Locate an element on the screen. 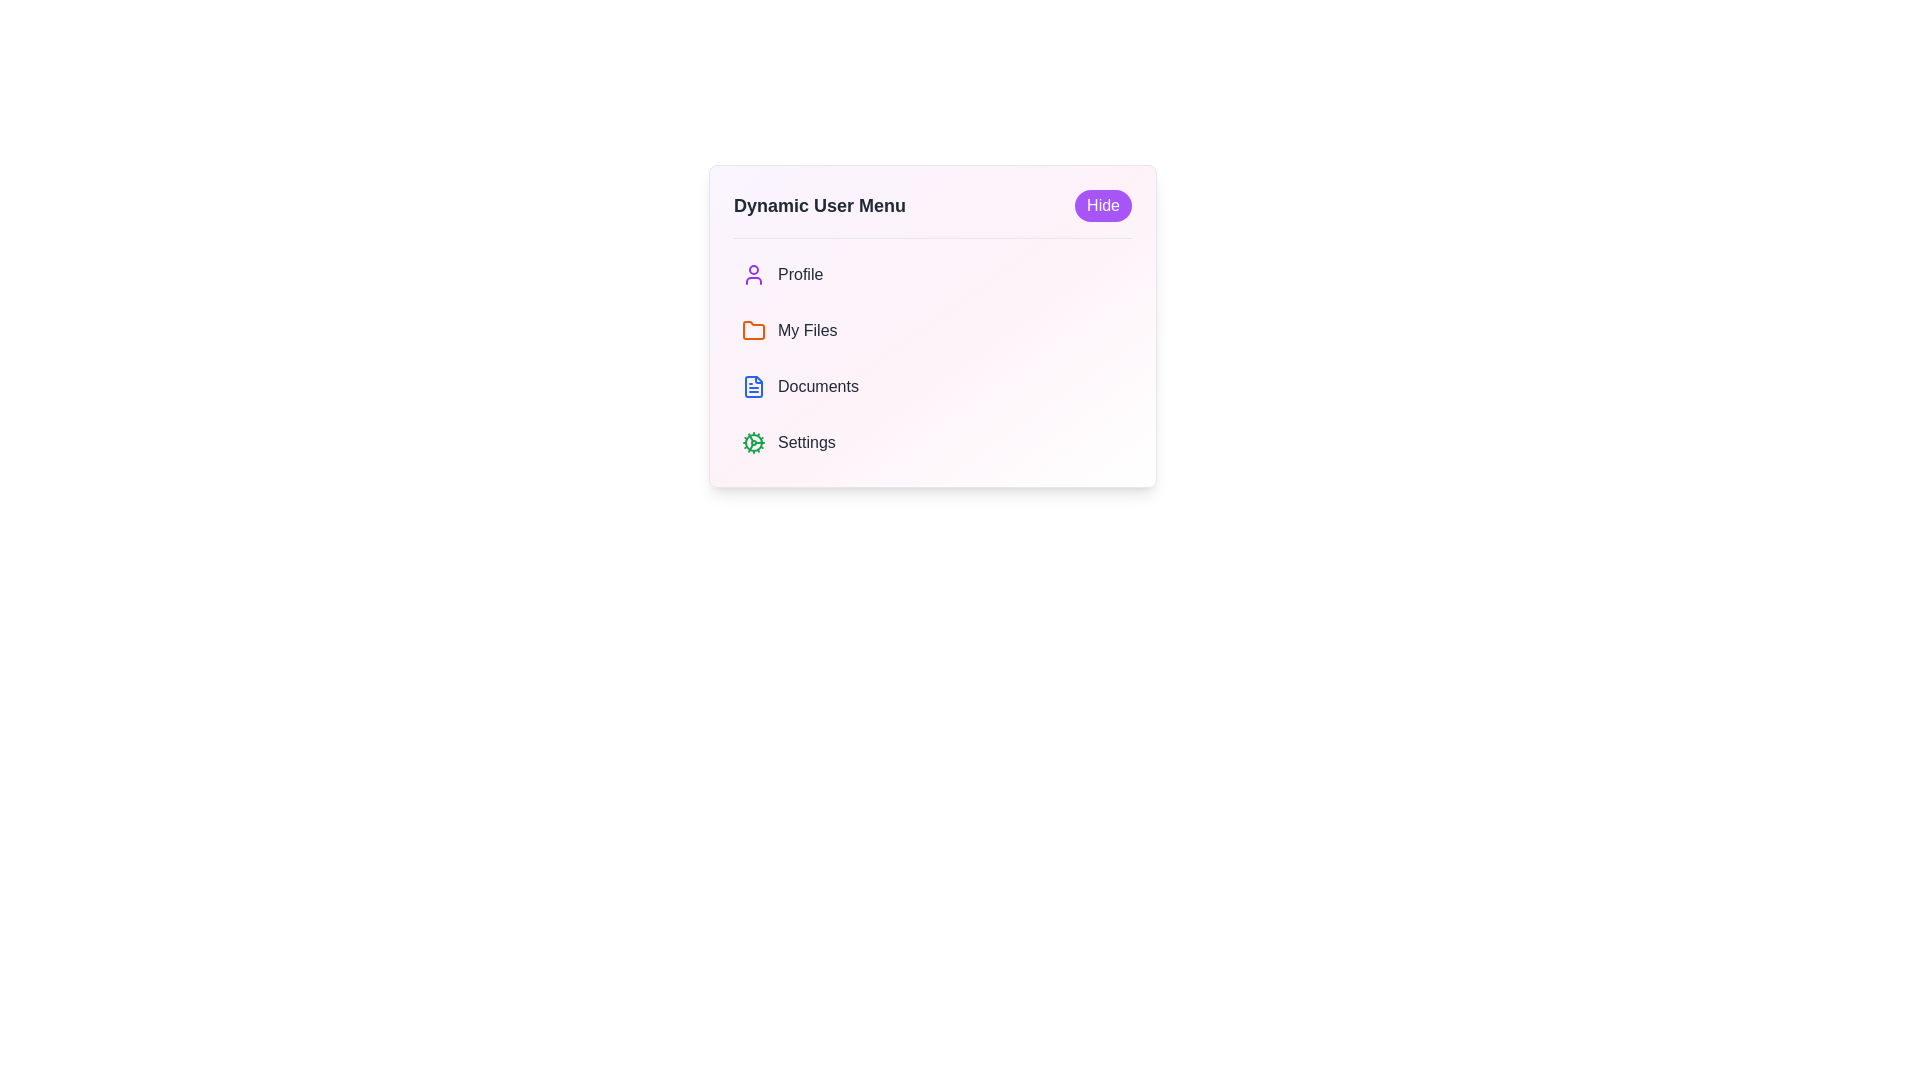  the settings icon located at the end of the user menu is located at coordinates (752, 442).